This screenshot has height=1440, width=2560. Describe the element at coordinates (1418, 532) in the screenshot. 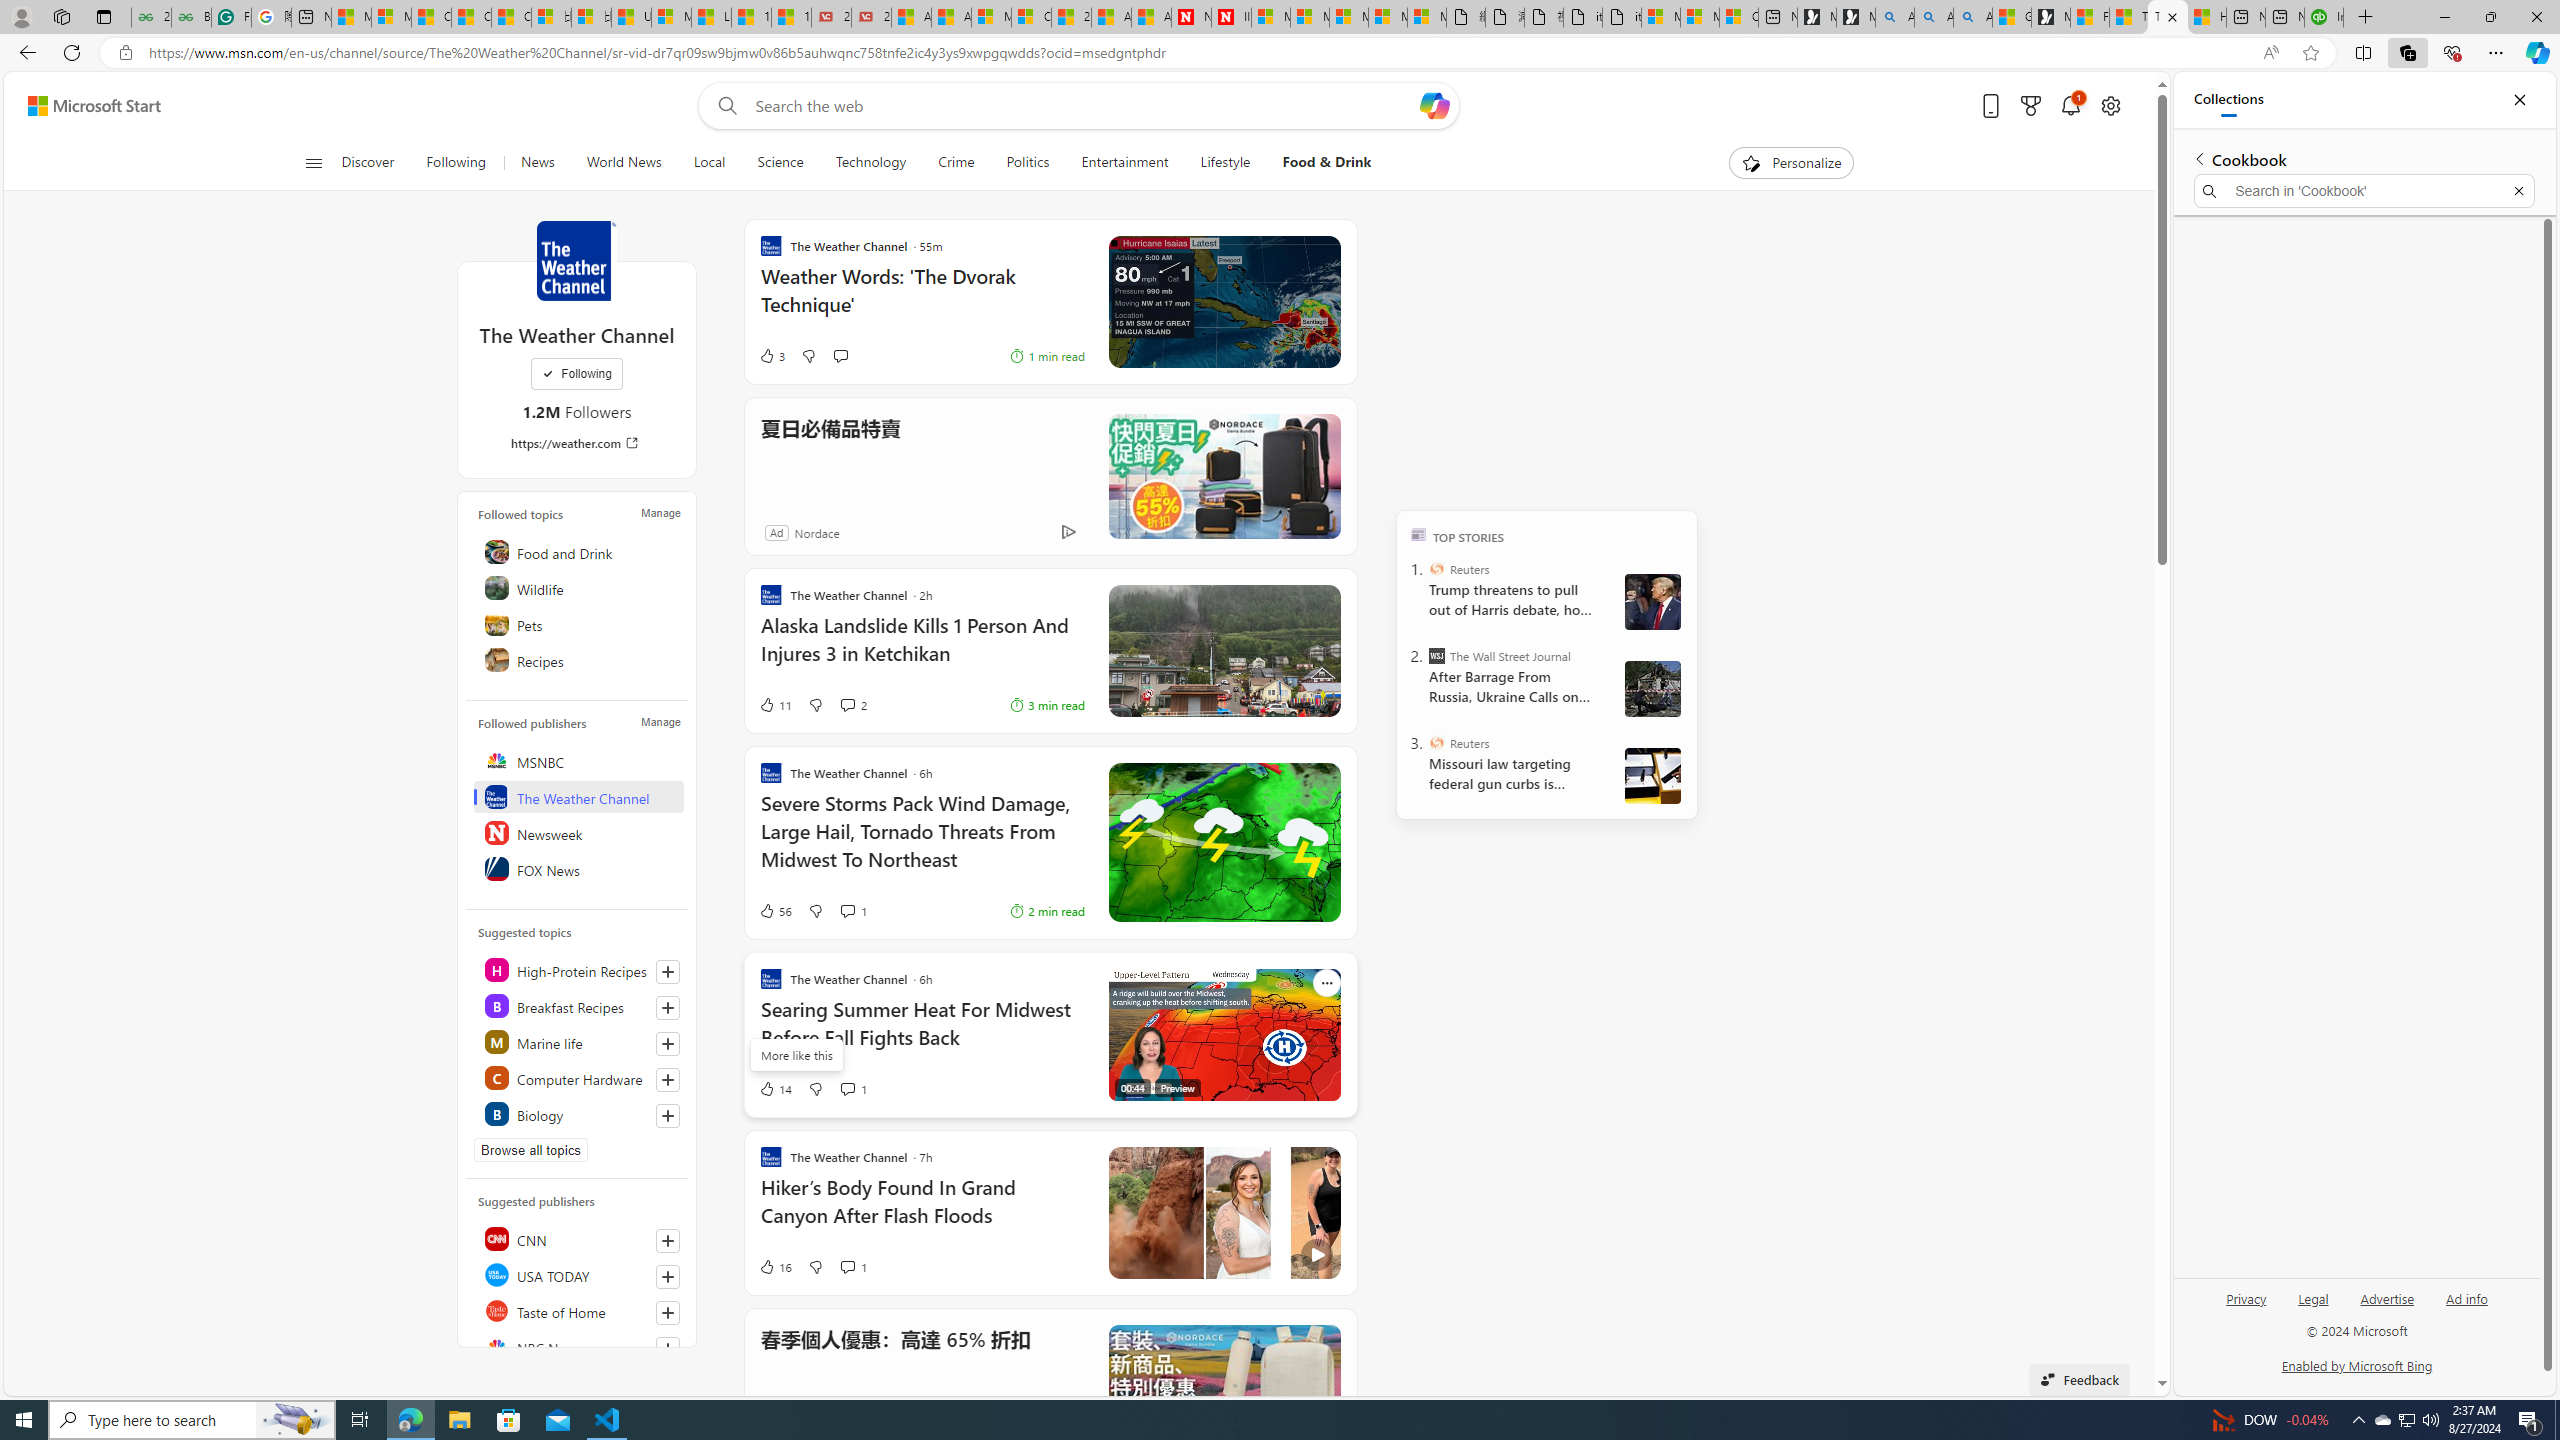

I see `'TOP'` at that location.